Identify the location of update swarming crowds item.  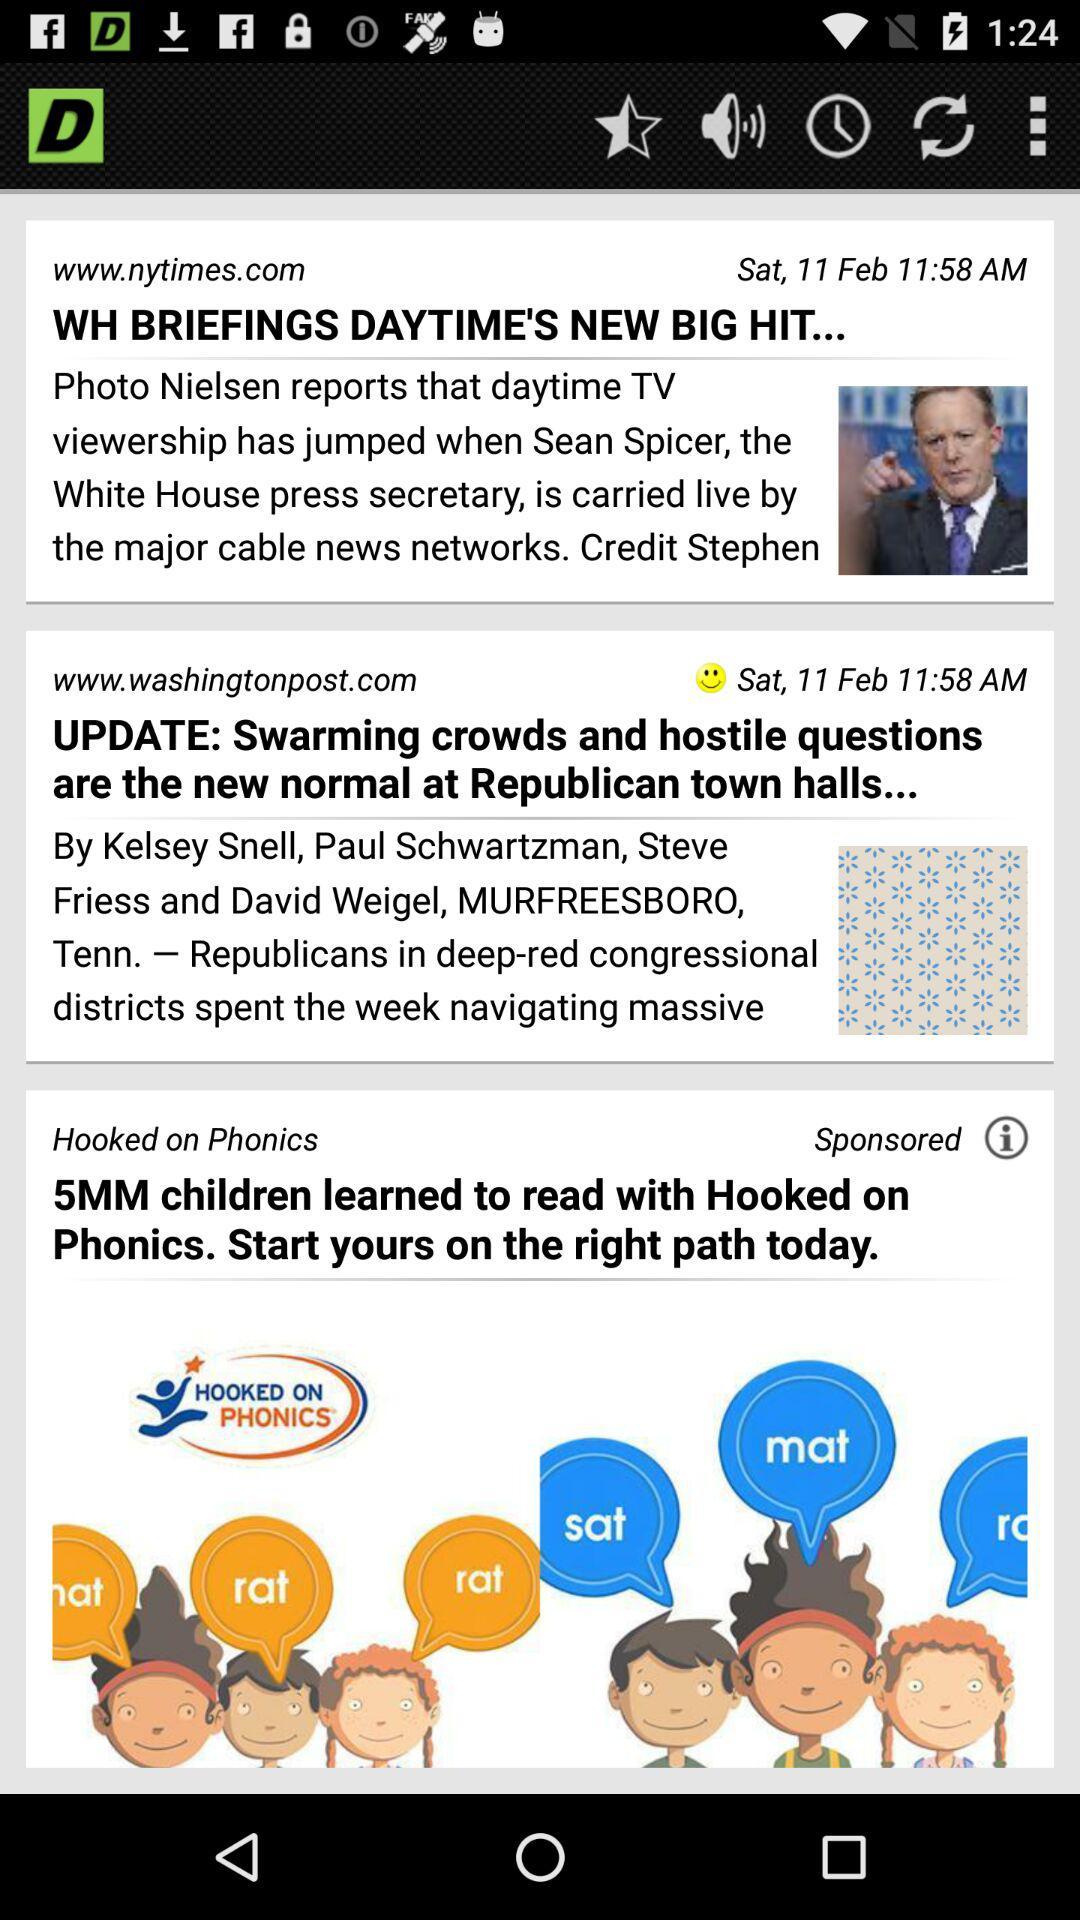
(540, 757).